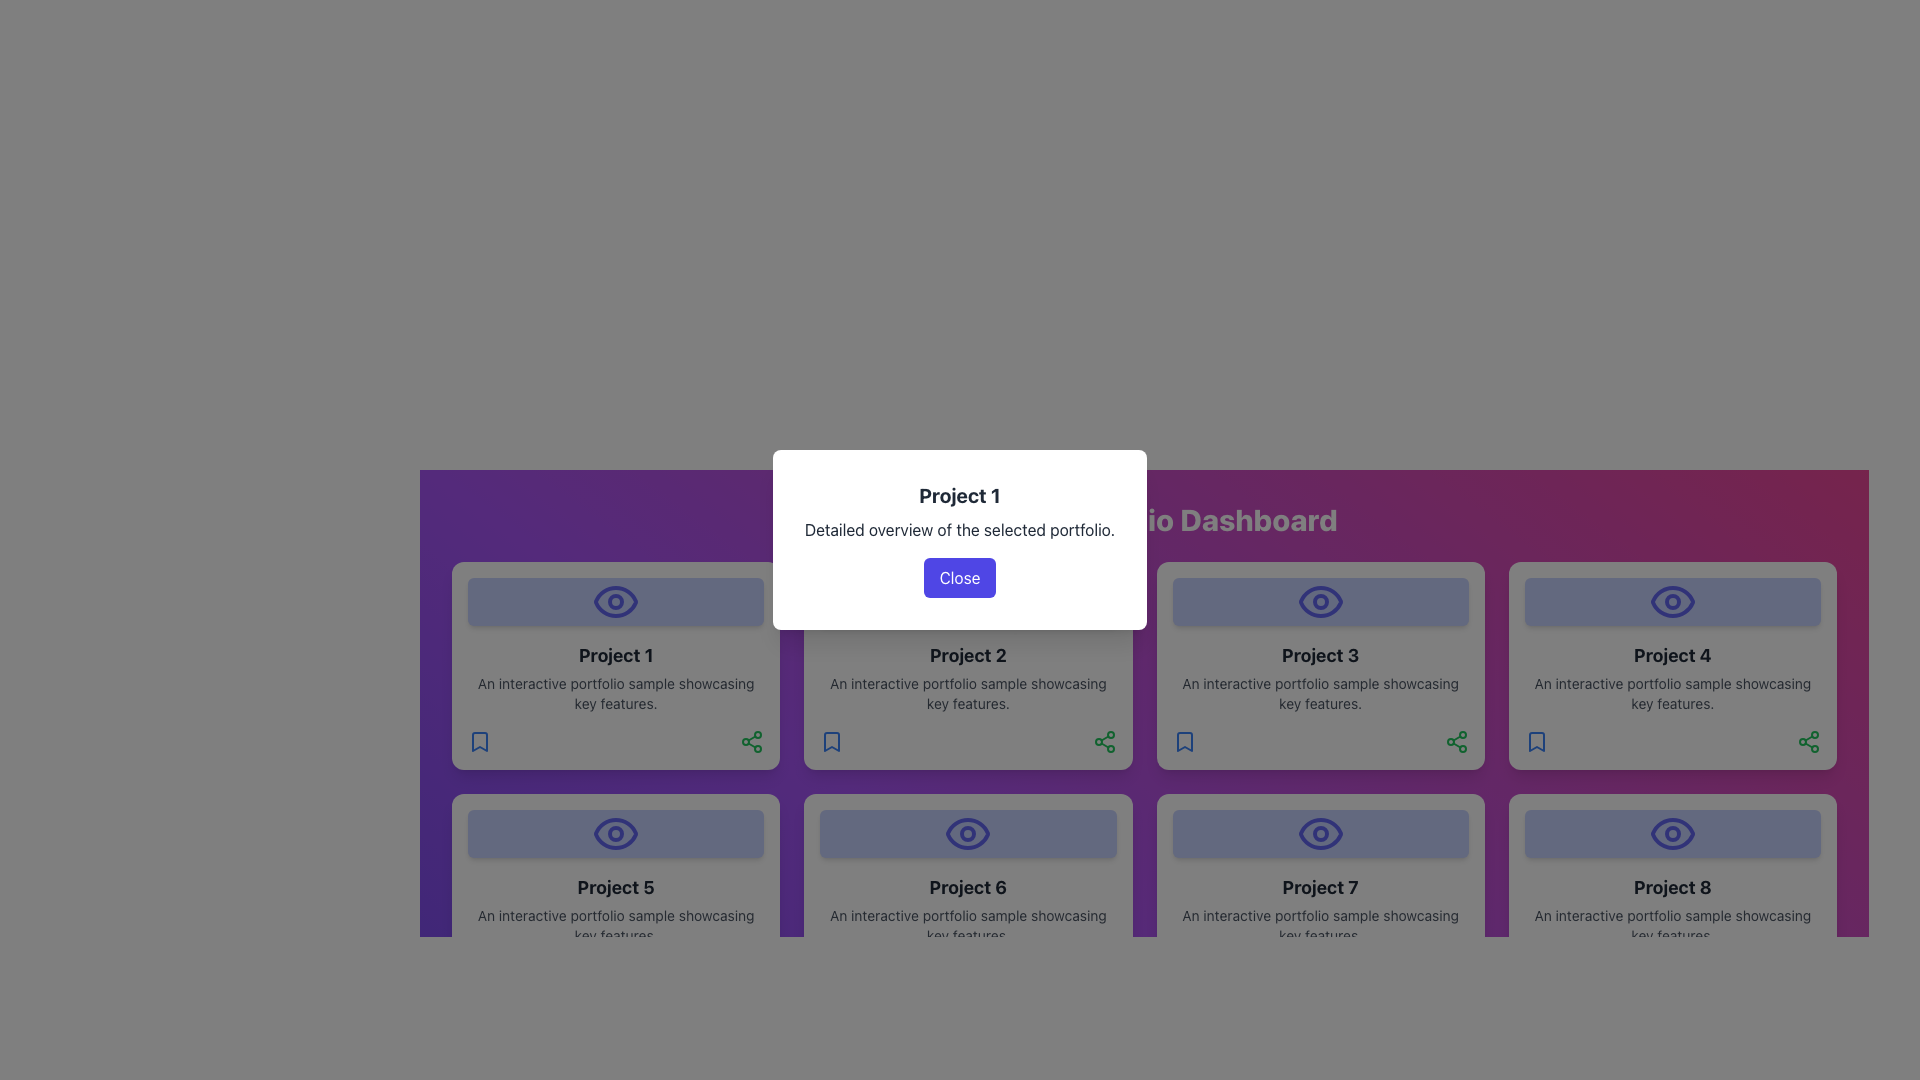 Image resolution: width=1920 pixels, height=1080 pixels. Describe the element at coordinates (1320, 600) in the screenshot. I see `the central SVG circle element of the eye-like icon located at the top of the 'Project 3' card in the second row of the grid` at that location.